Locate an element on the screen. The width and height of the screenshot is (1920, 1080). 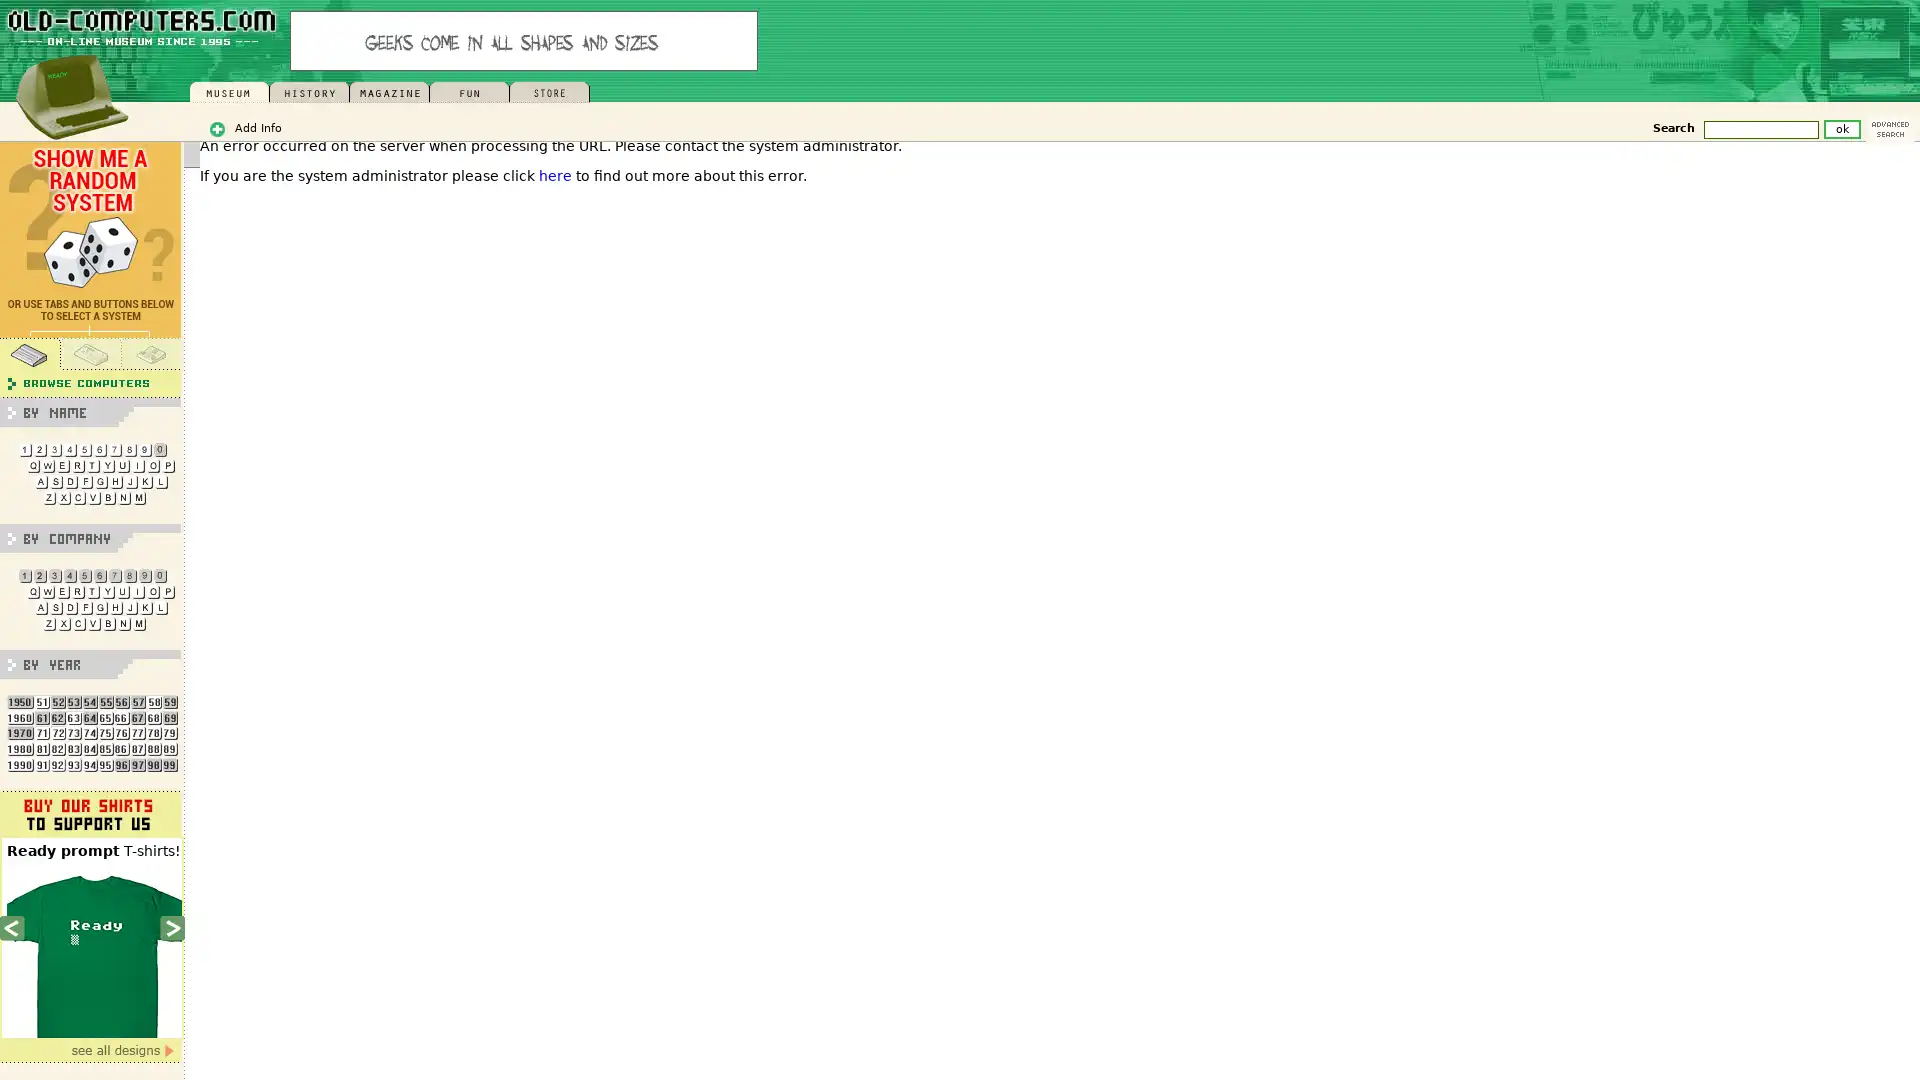
ok is located at coordinates (1841, 128).